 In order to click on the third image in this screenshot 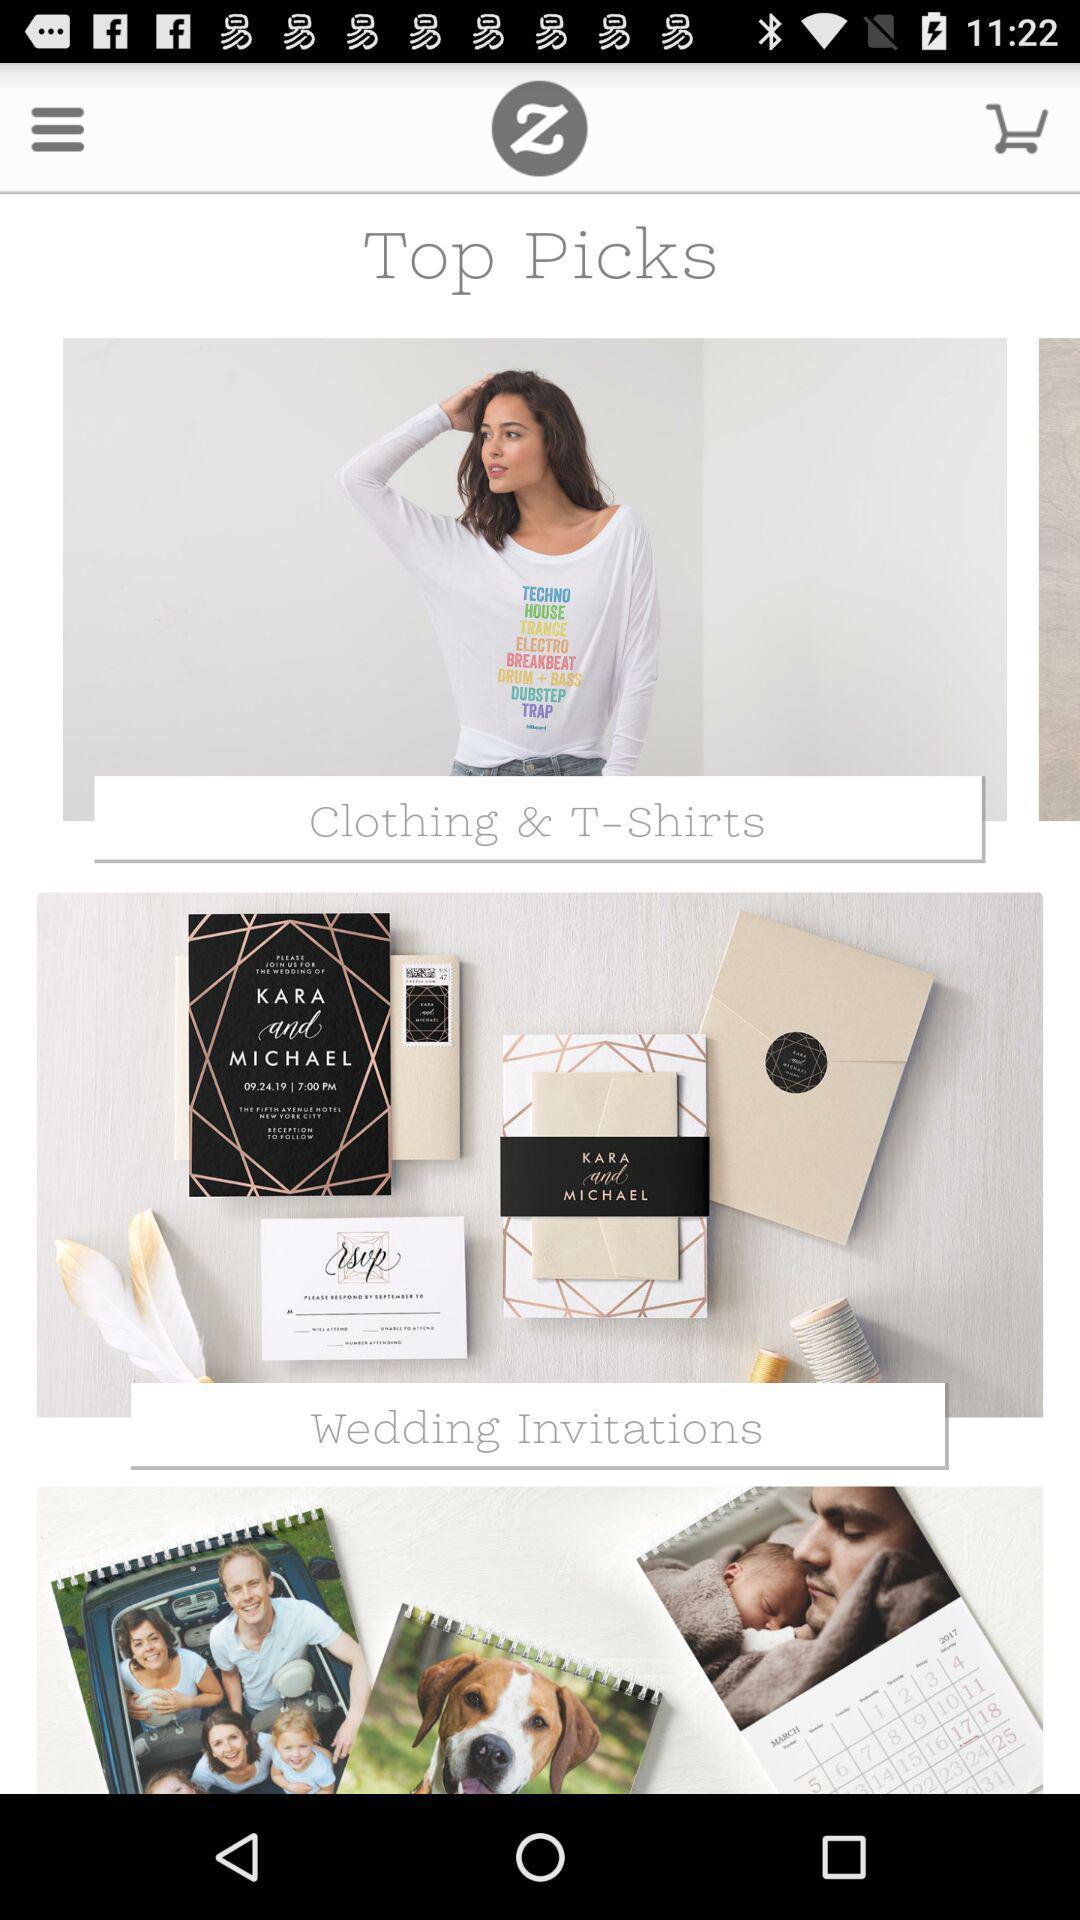, I will do `click(540, 1636)`.